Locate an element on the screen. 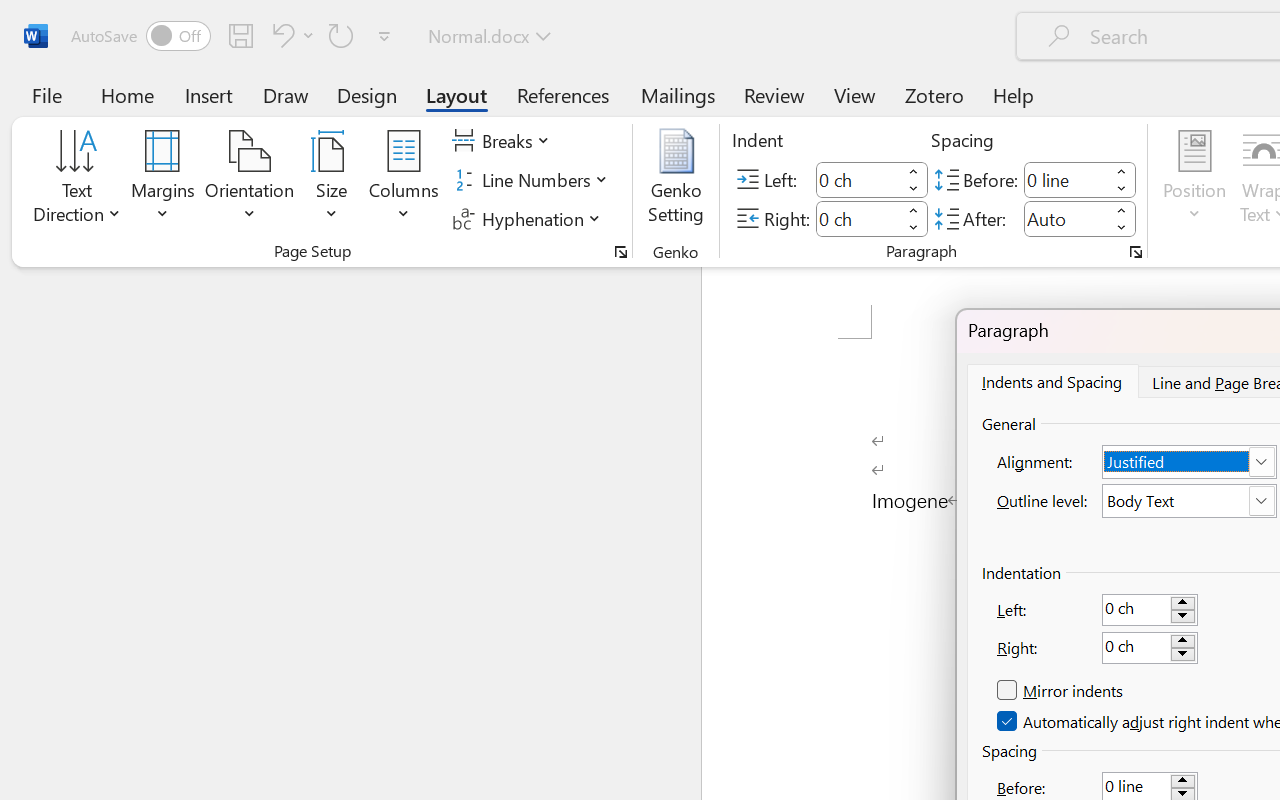 This screenshot has width=1280, height=800. 'Position' is located at coordinates (1194, 179).